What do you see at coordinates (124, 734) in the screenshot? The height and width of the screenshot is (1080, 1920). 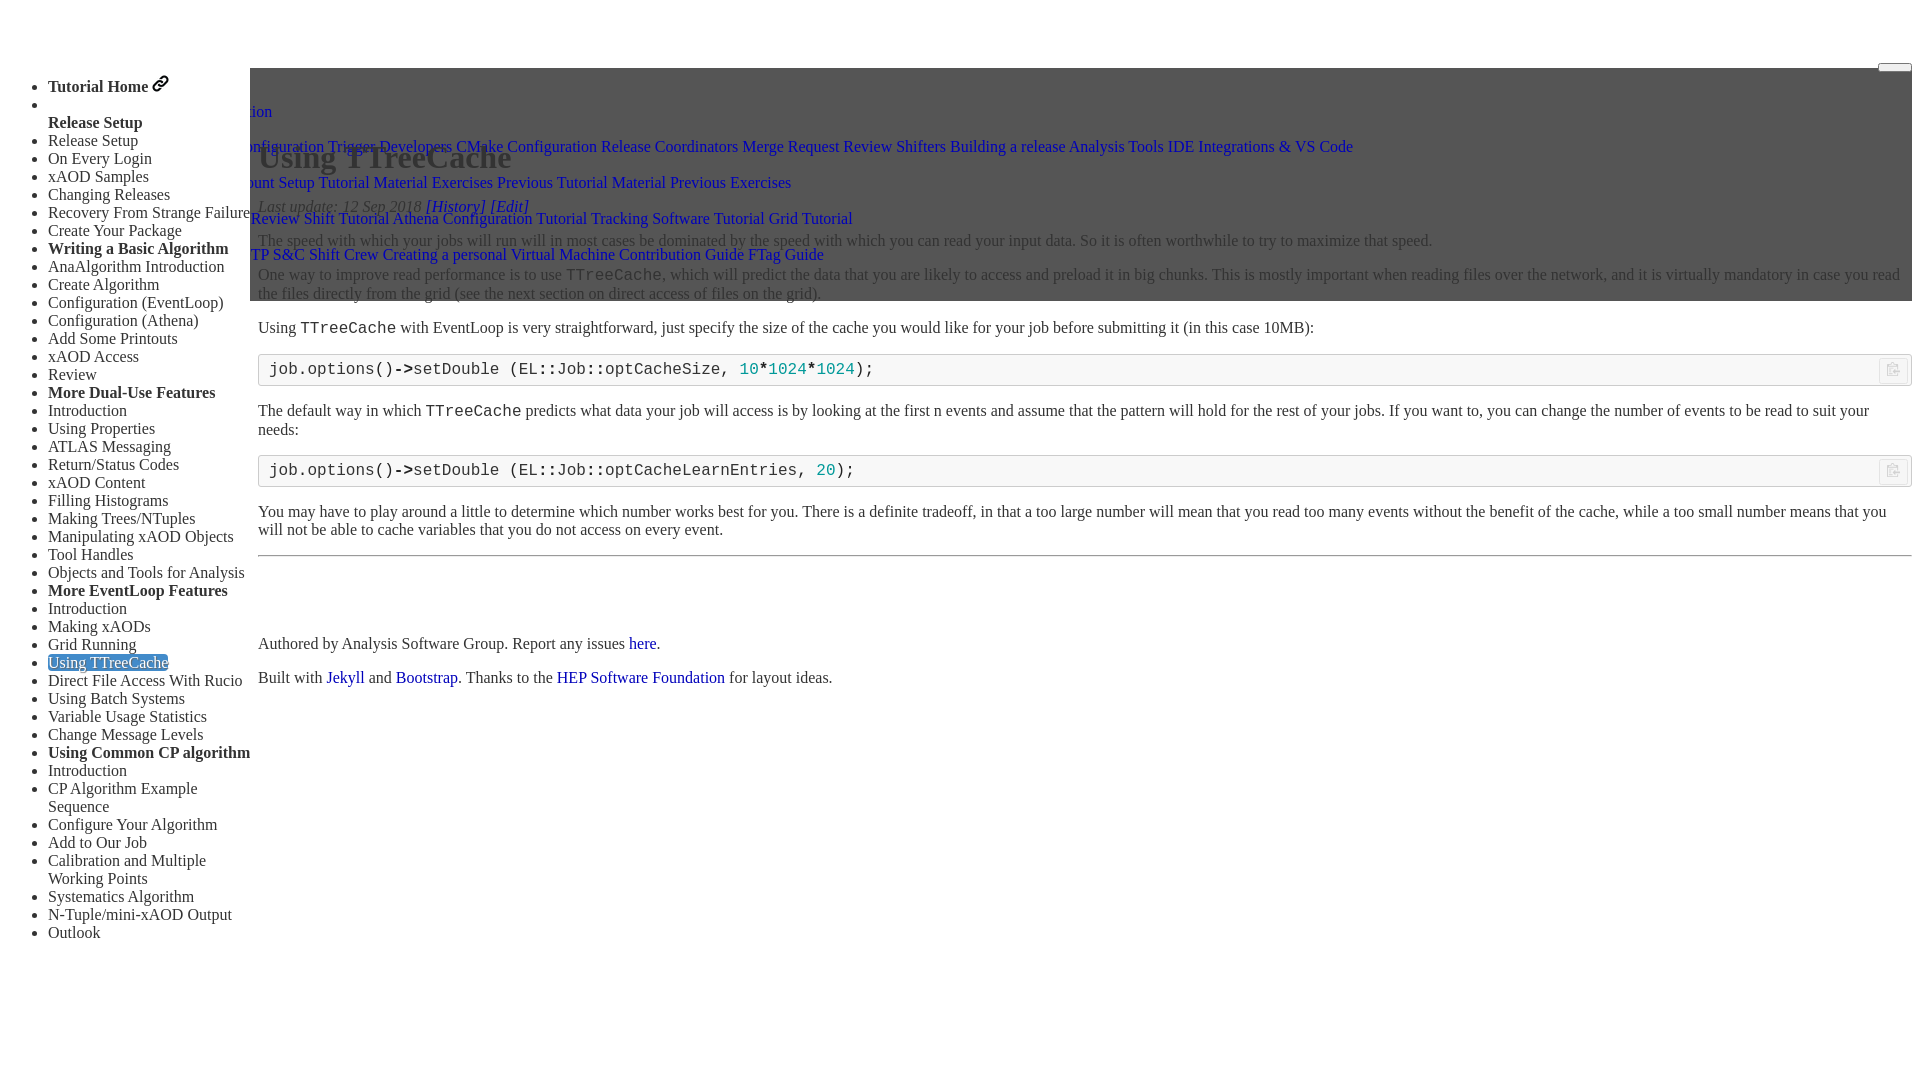 I see `'Change Message Levels'` at bounding box center [124, 734].